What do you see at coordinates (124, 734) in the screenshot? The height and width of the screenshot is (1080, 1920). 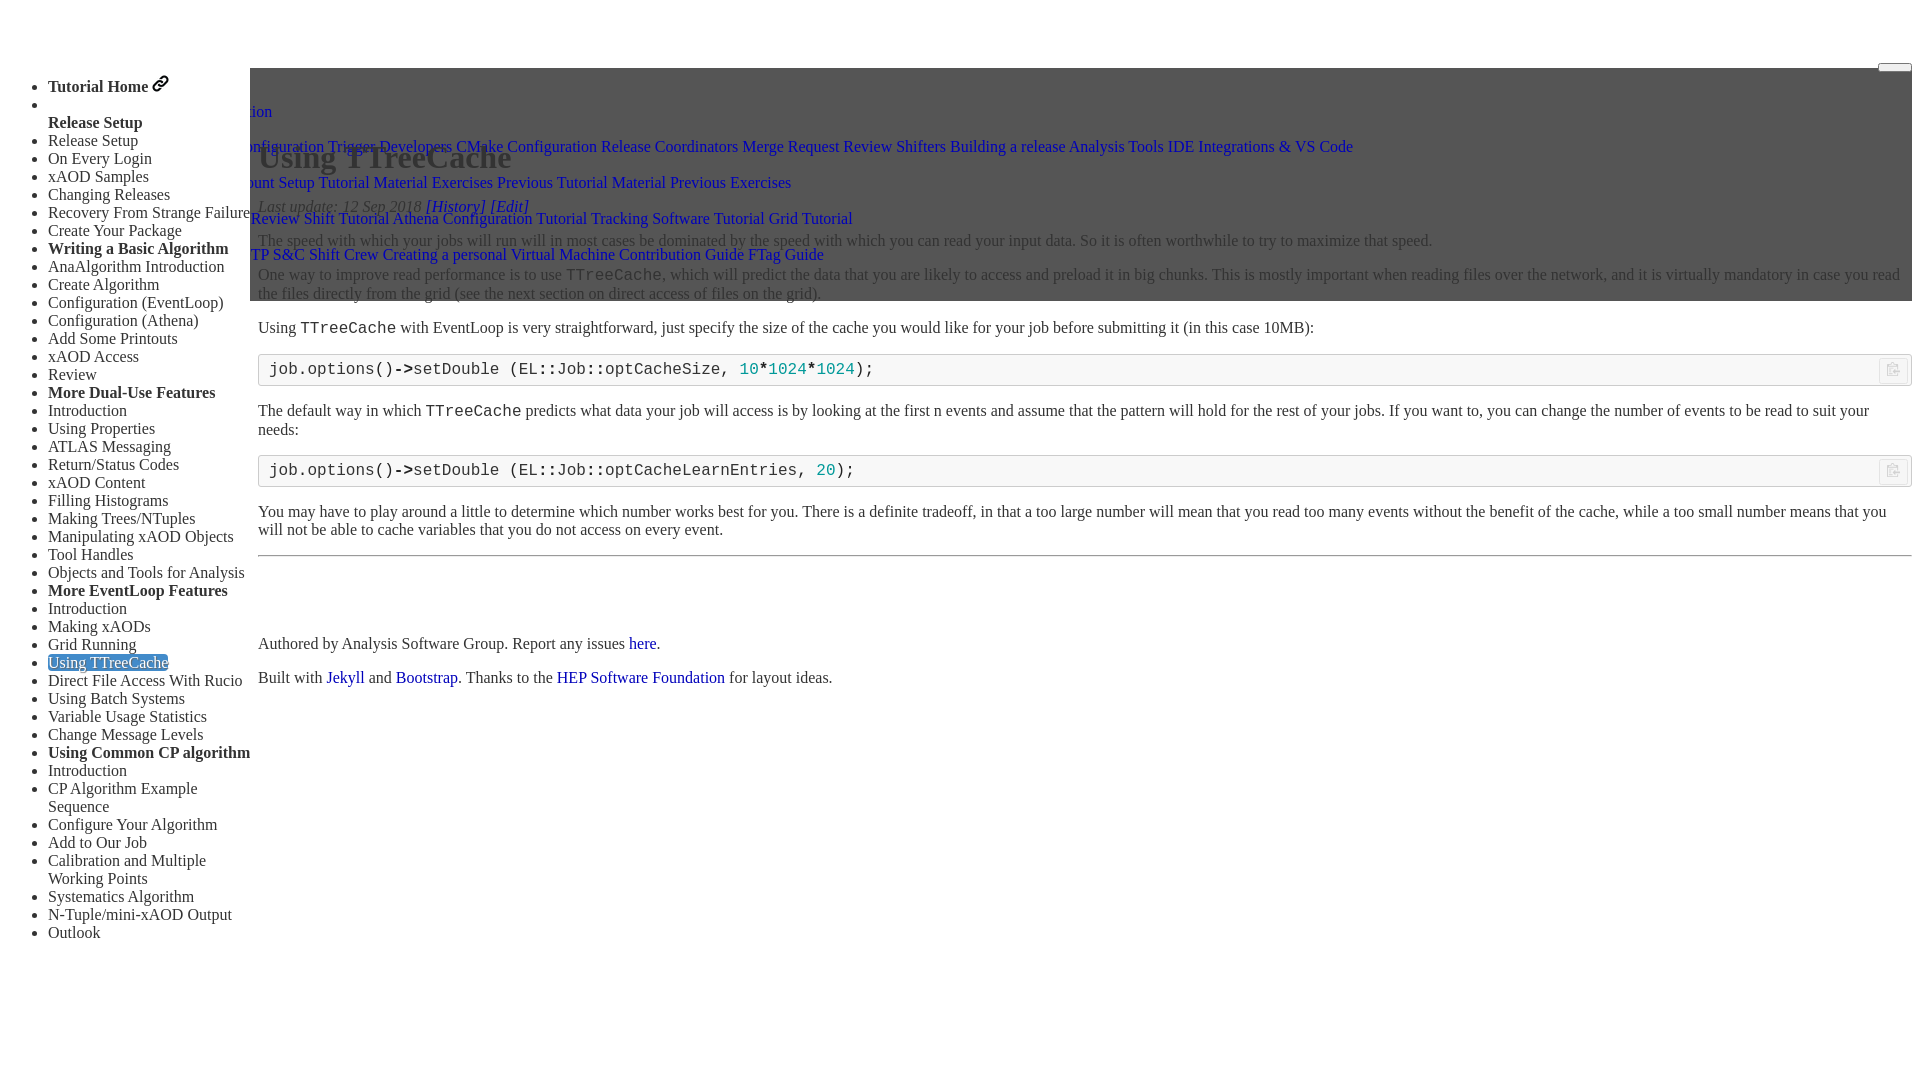 I see `'Change Message Levels'` at bounding box center [124, 734].